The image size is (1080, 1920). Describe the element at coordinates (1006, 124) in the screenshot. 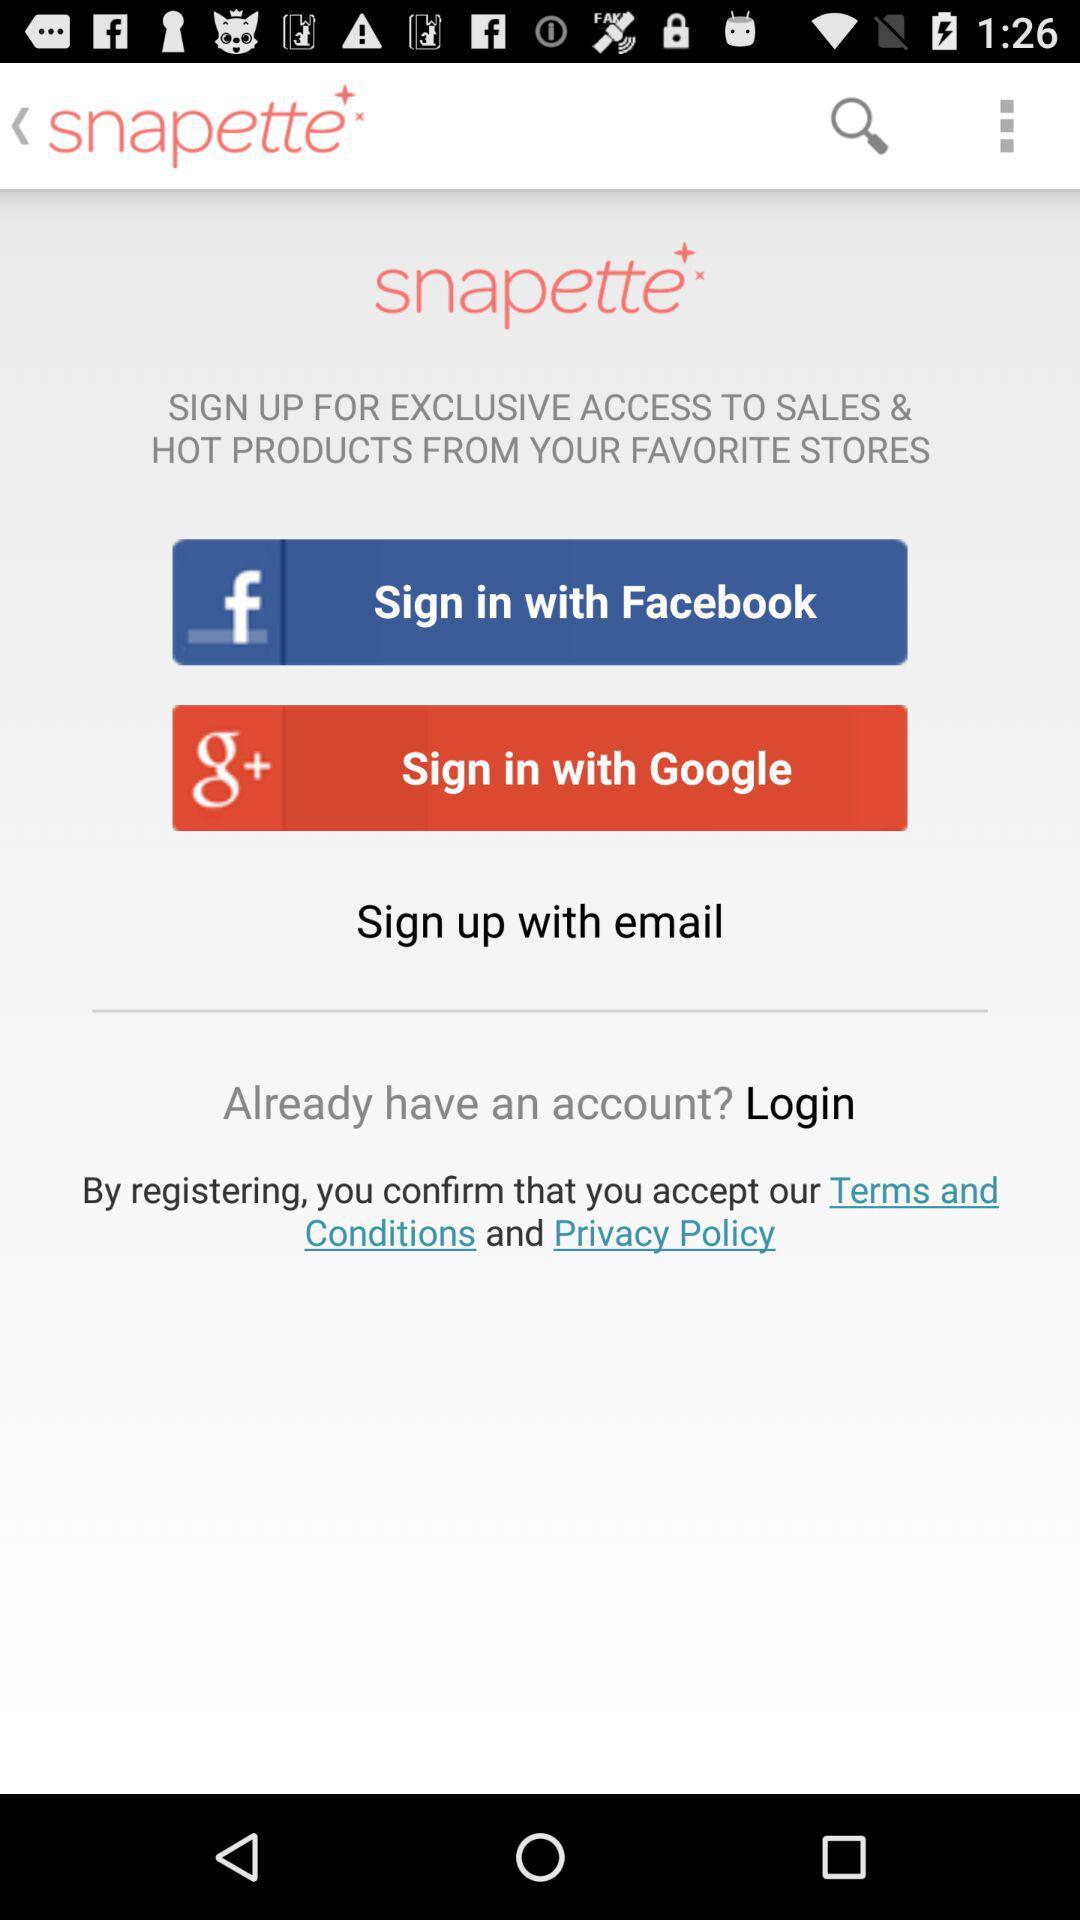

I see `item above the sign up for icon` at that location.